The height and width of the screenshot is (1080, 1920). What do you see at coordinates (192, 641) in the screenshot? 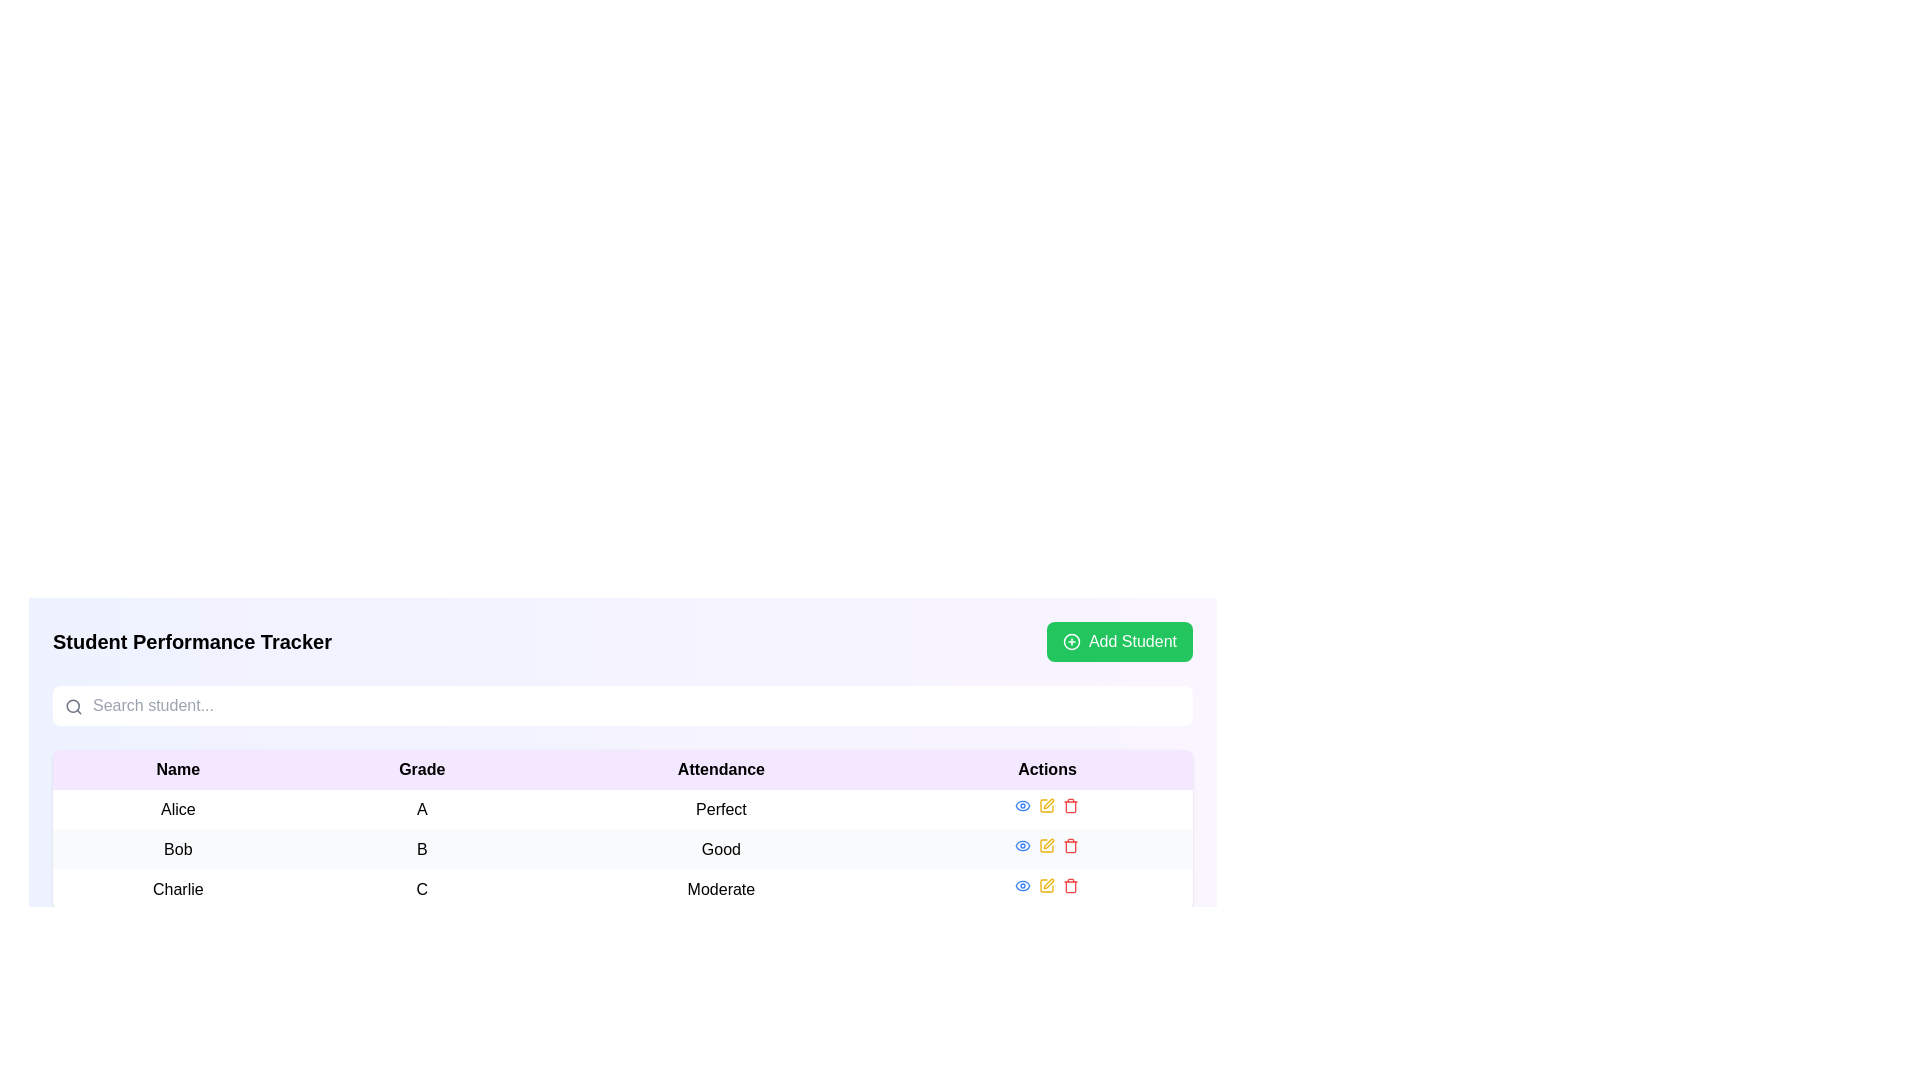
I see `the 'Student Performance Tracker' text label, which is a bold and large-sized header located in the upper-left section of the interface against a white background` at bounding box center [192, 641].